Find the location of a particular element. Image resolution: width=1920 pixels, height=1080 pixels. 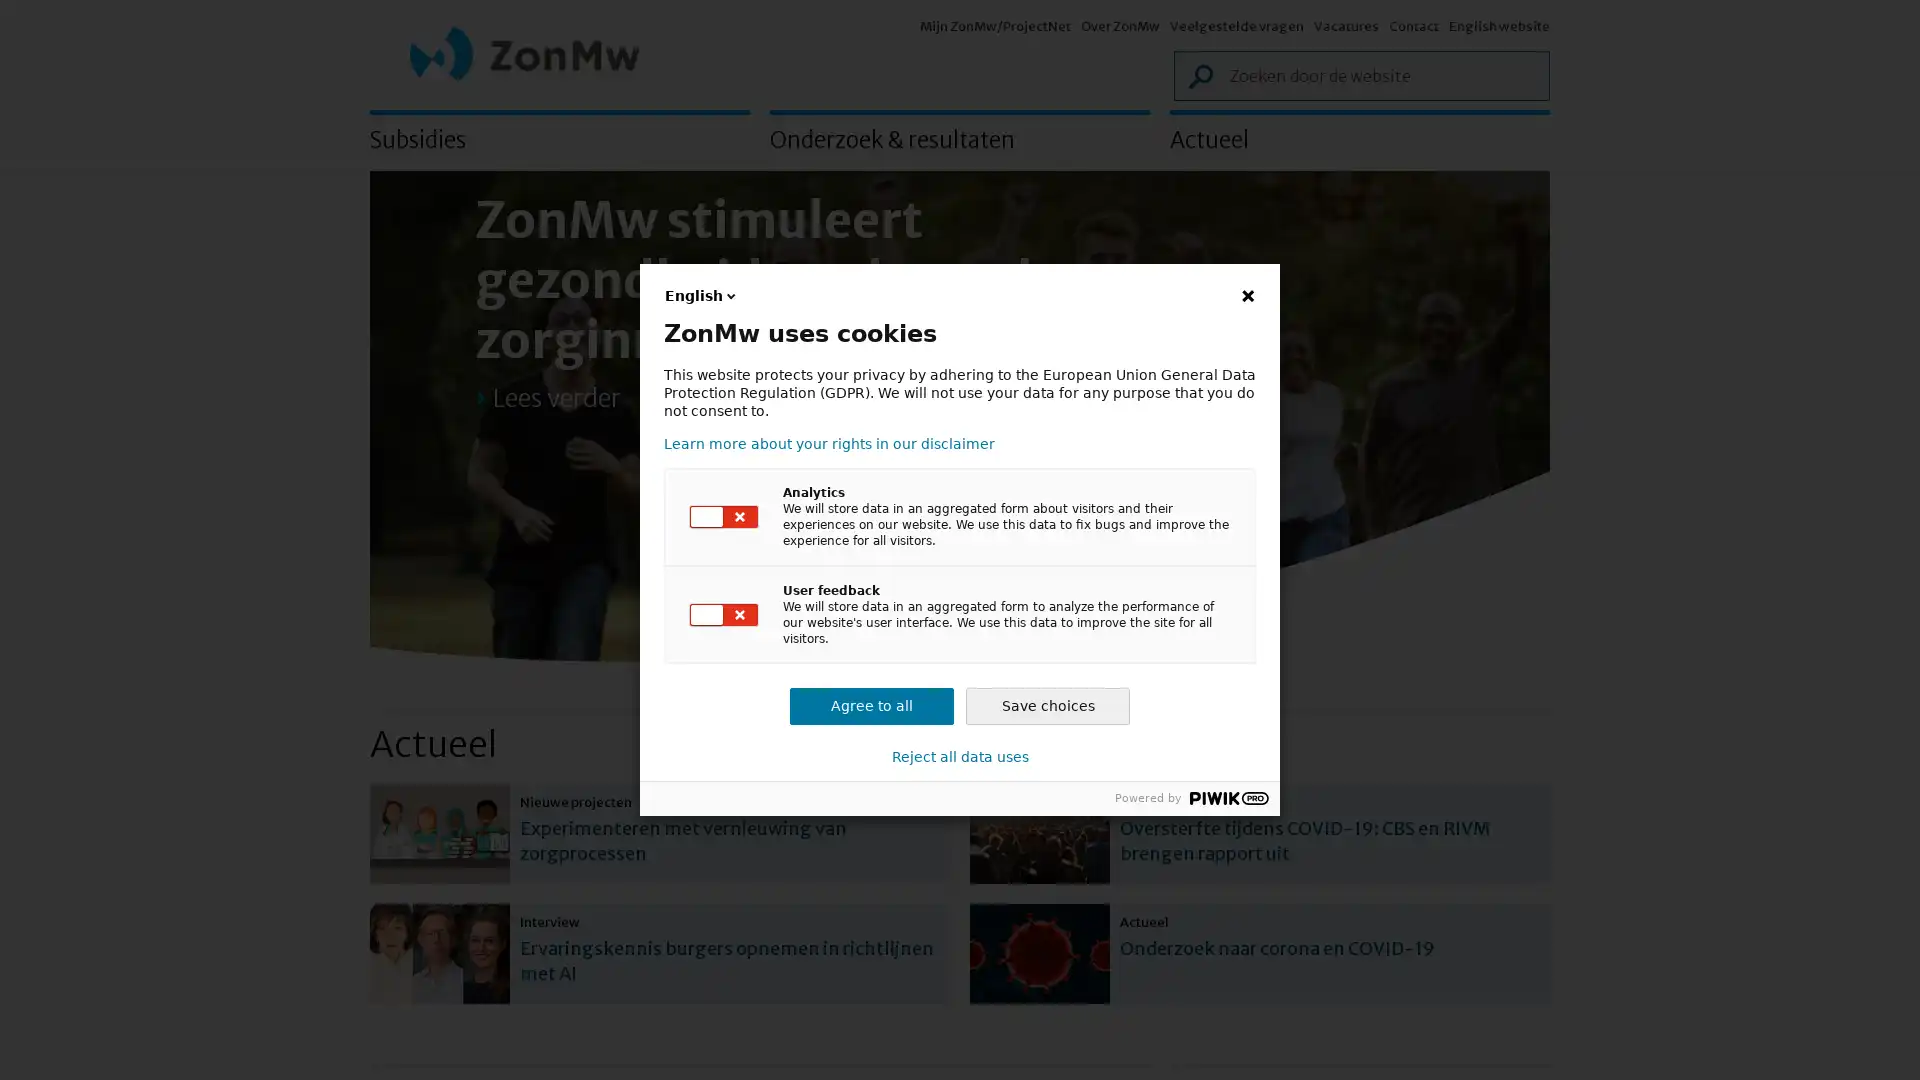

Agree to all is located at coordinates (872, 705).